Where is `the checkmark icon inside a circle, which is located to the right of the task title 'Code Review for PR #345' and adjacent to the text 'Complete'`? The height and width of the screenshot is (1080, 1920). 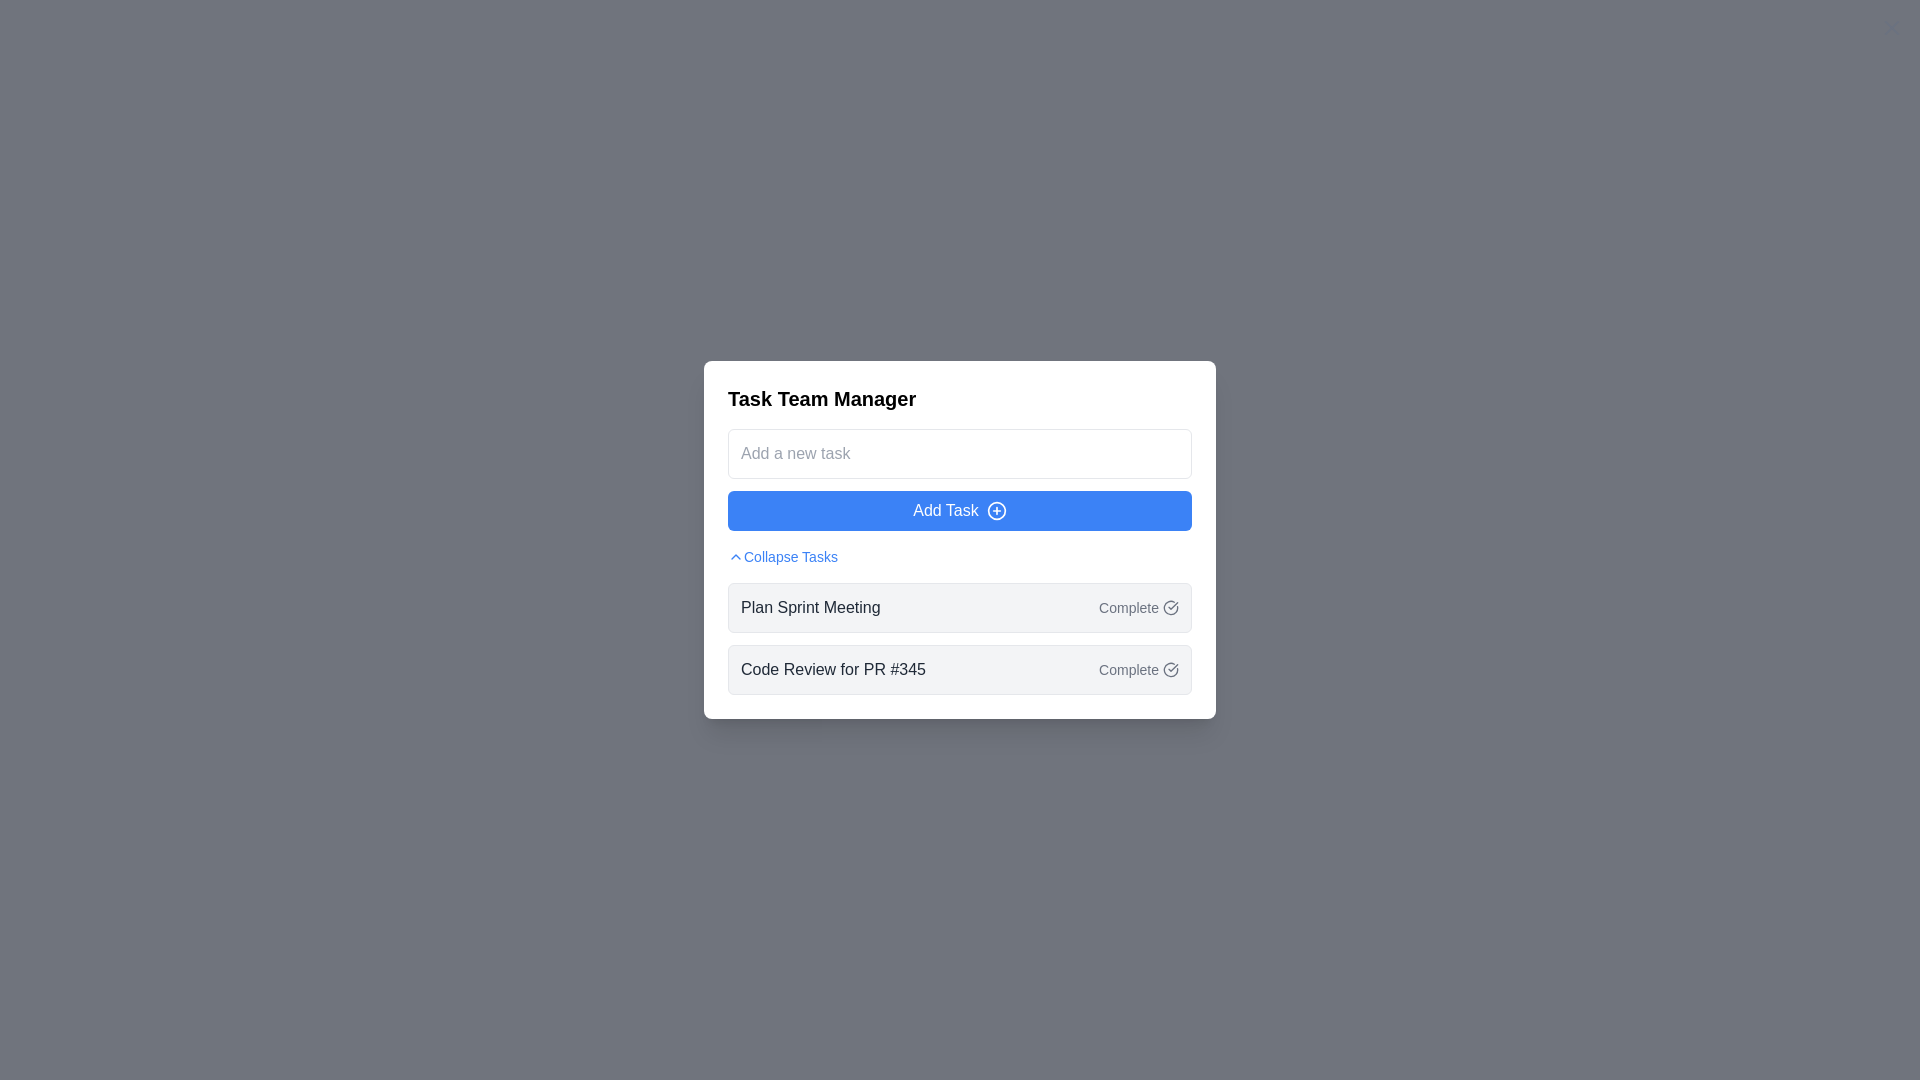 the checkmark icon inside a circle, which is located to the right of the task title 'Code Review for PR #345' and adjacent to the text 'Complete' is located at coordinates (1171, 670).